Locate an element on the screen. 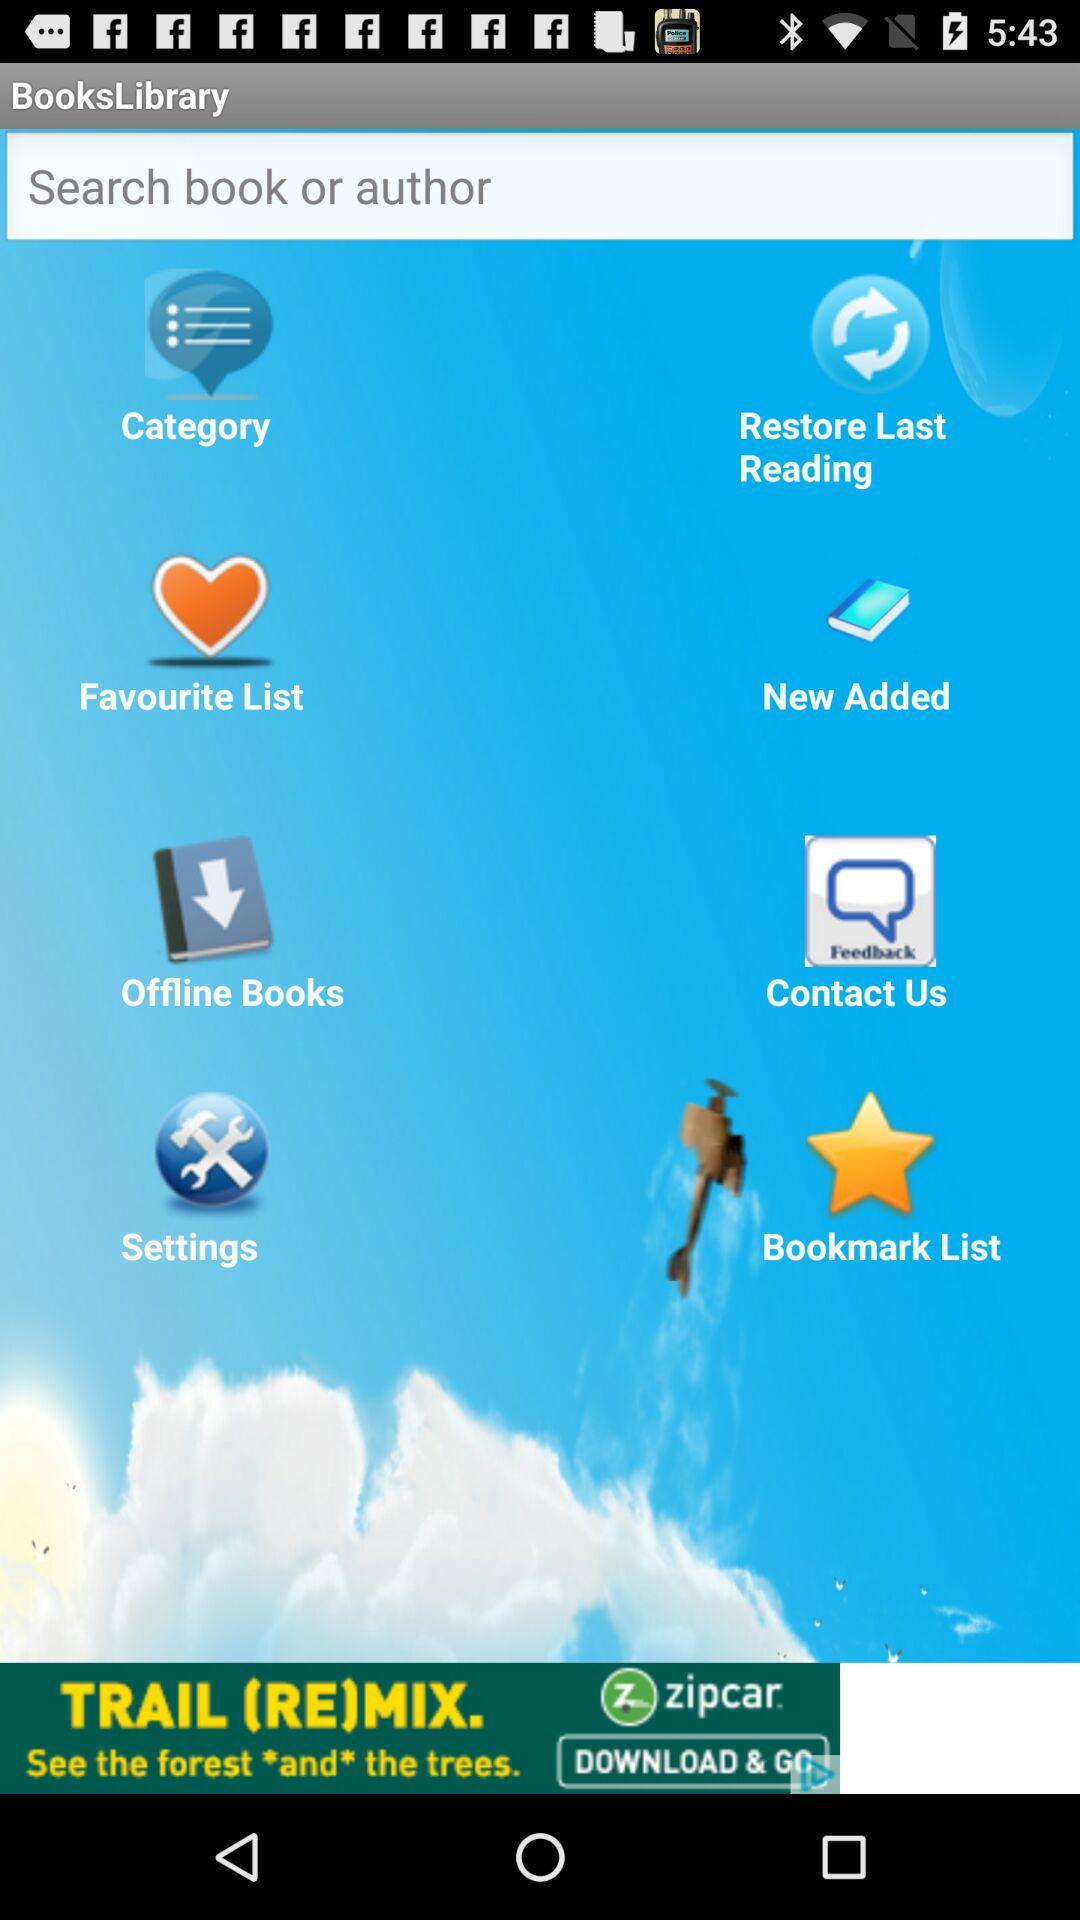 The image size is (1080, 1920). settings is located at coordinates (209, 1155).